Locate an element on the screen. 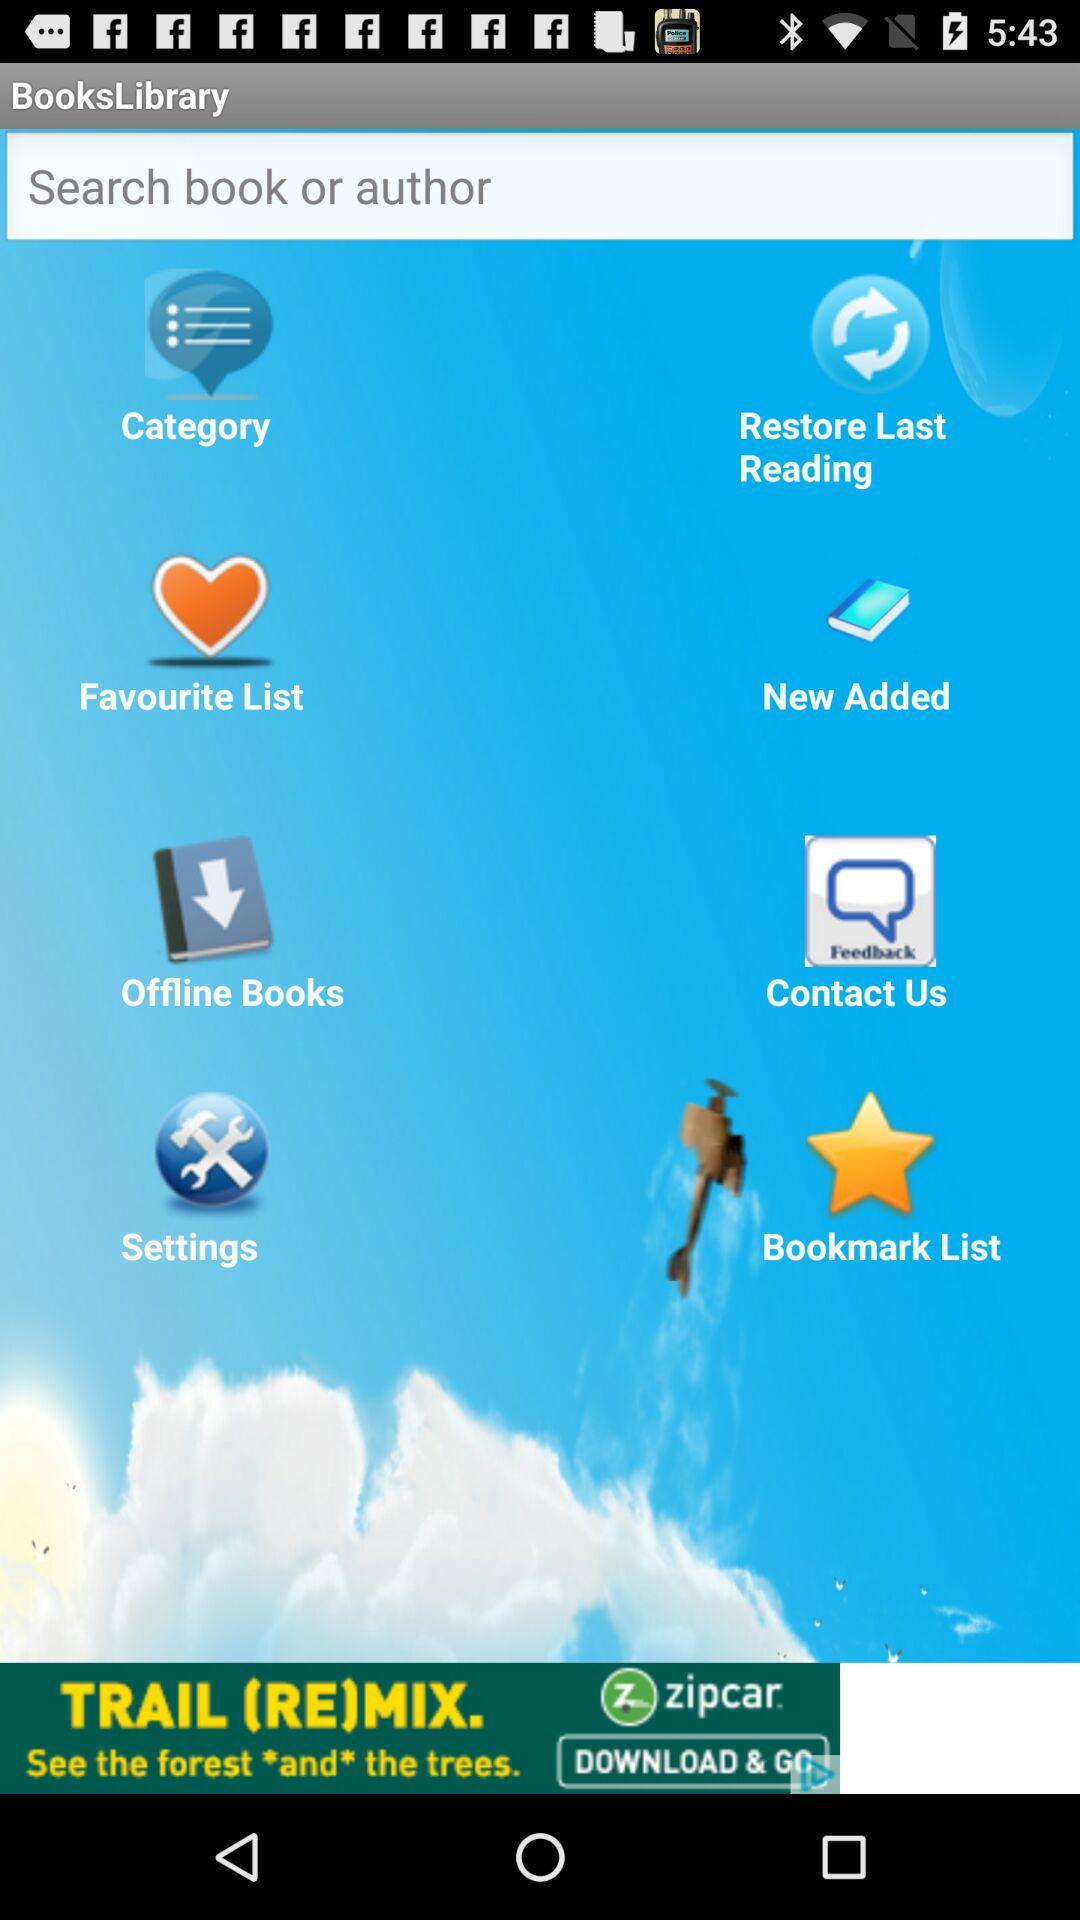 The image size is (1080, 1920). settings is located at coordinates (209, 1155).